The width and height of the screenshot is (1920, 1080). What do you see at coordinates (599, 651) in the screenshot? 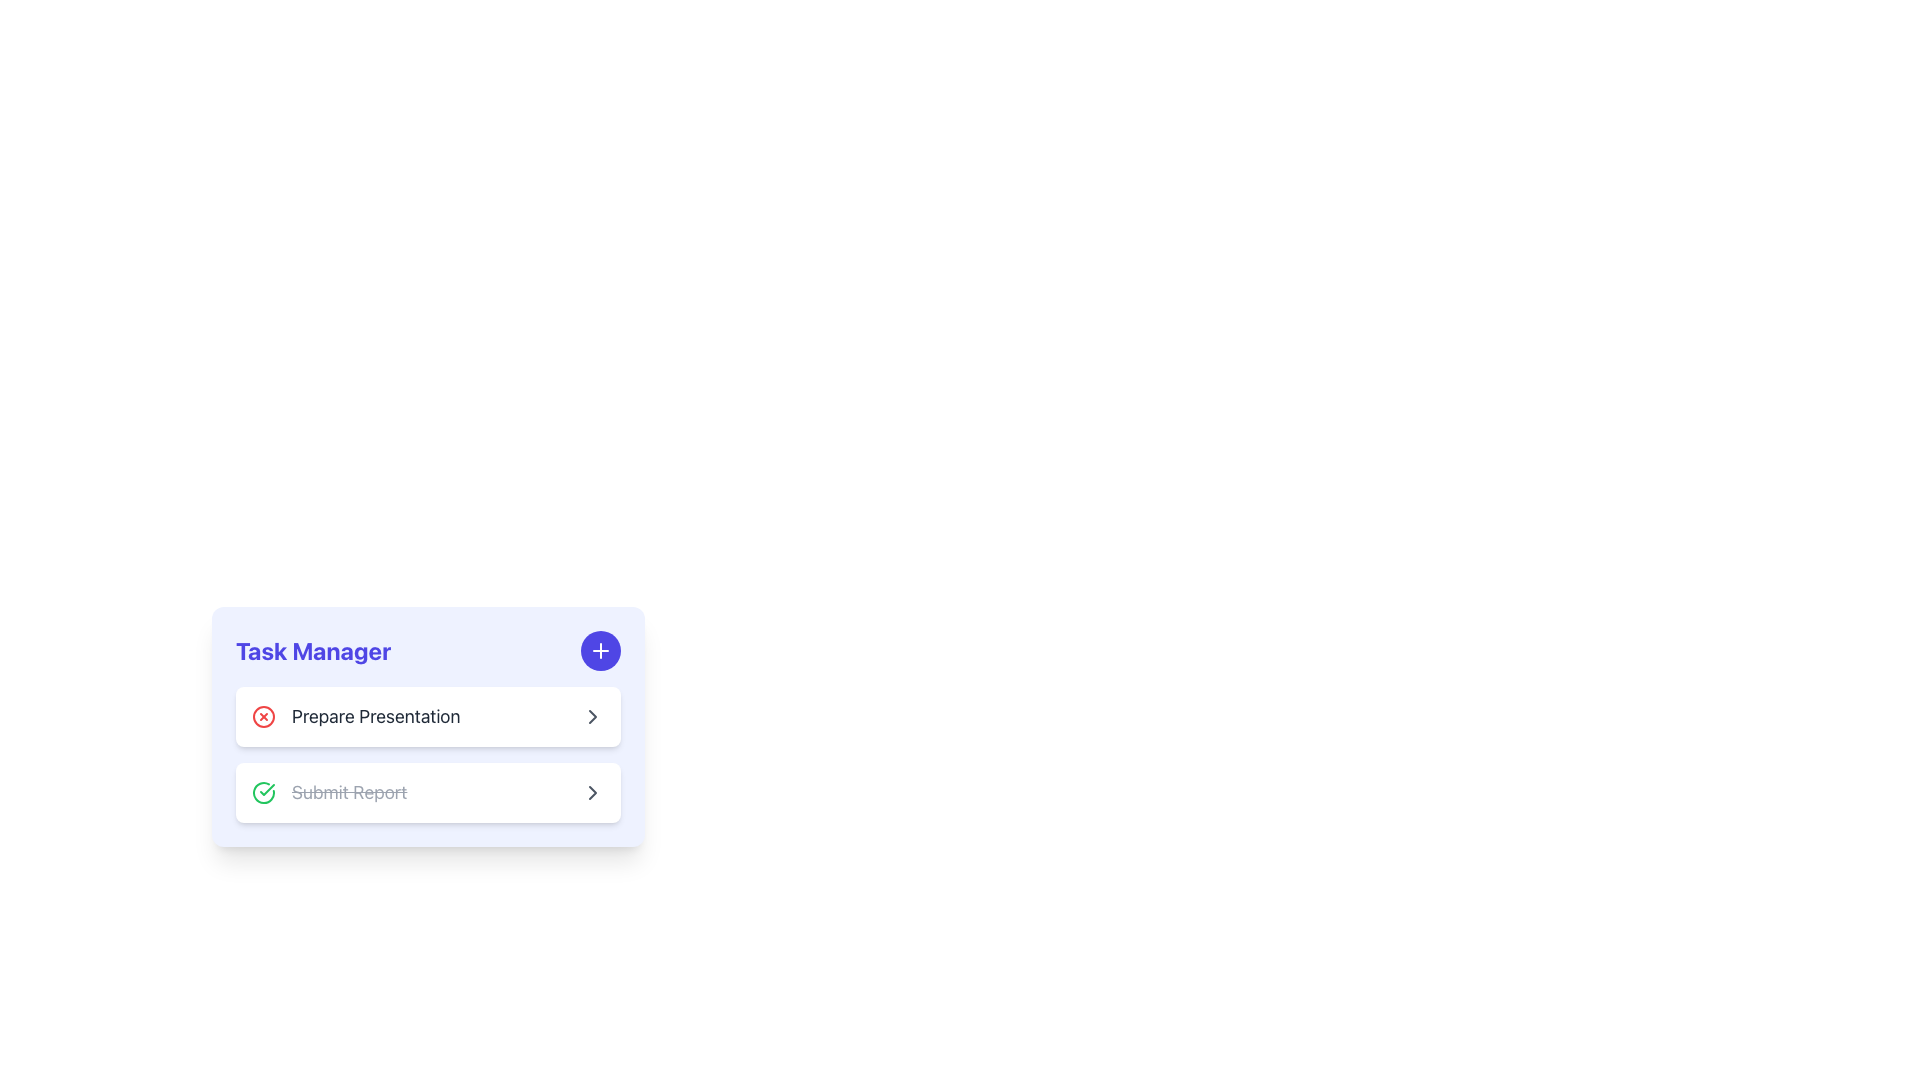
I see `the circular button with a purple background and a white plus icon in the top-right corner of the 'Task Manager' section` at bounding box center [599, 651].